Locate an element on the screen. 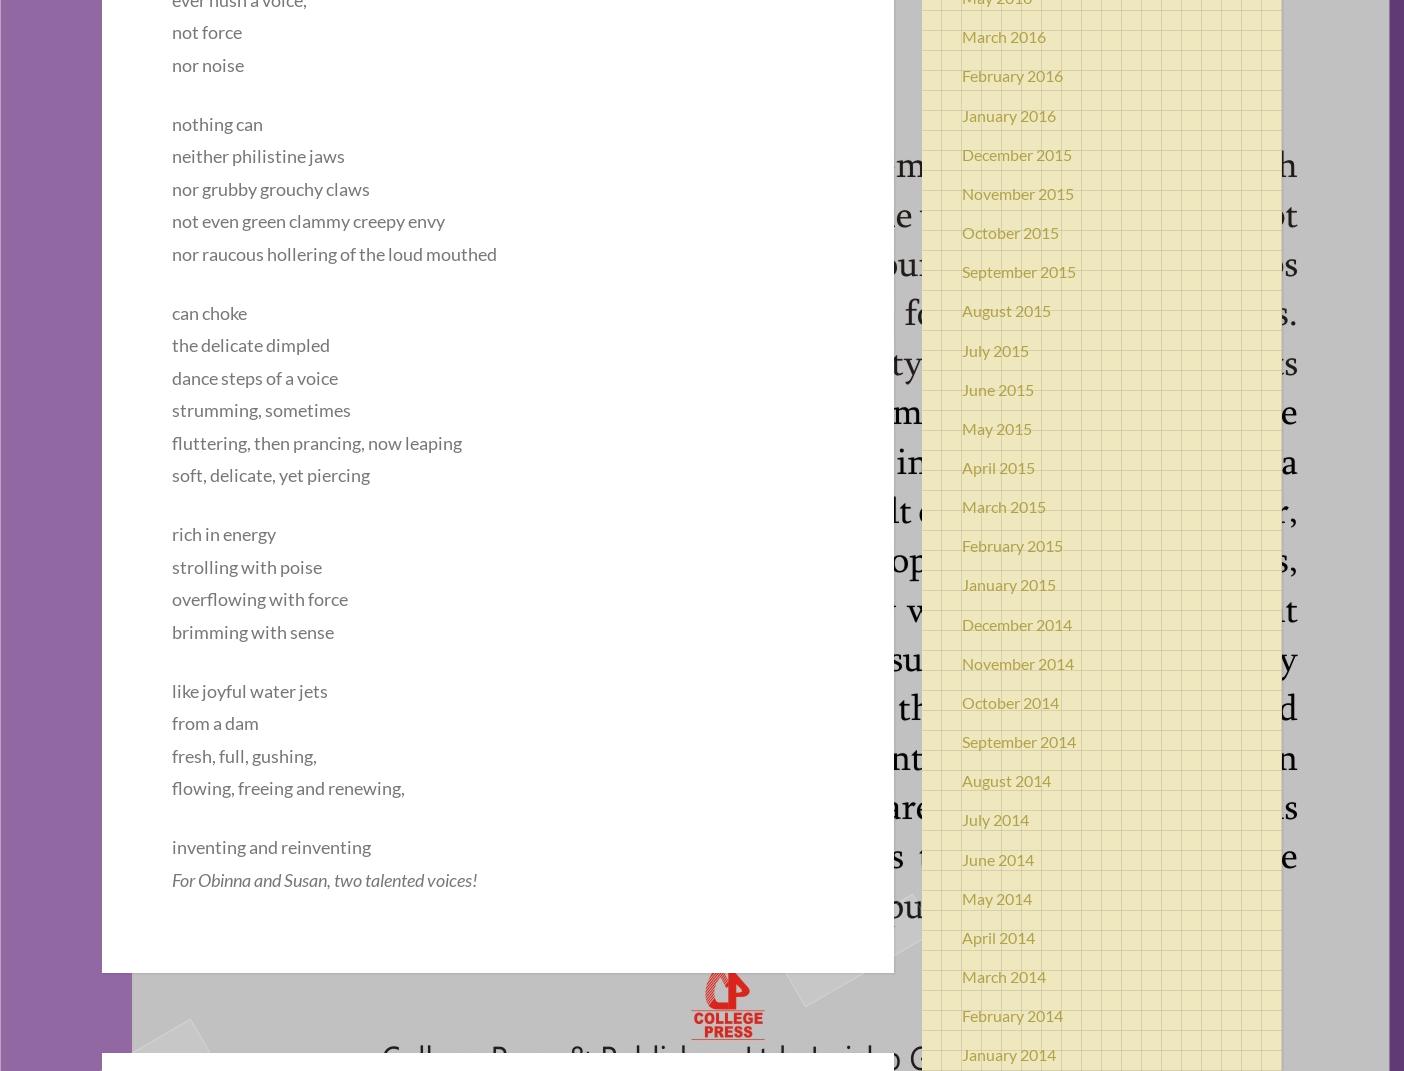  'not force' is located at coordinates (206, 31).